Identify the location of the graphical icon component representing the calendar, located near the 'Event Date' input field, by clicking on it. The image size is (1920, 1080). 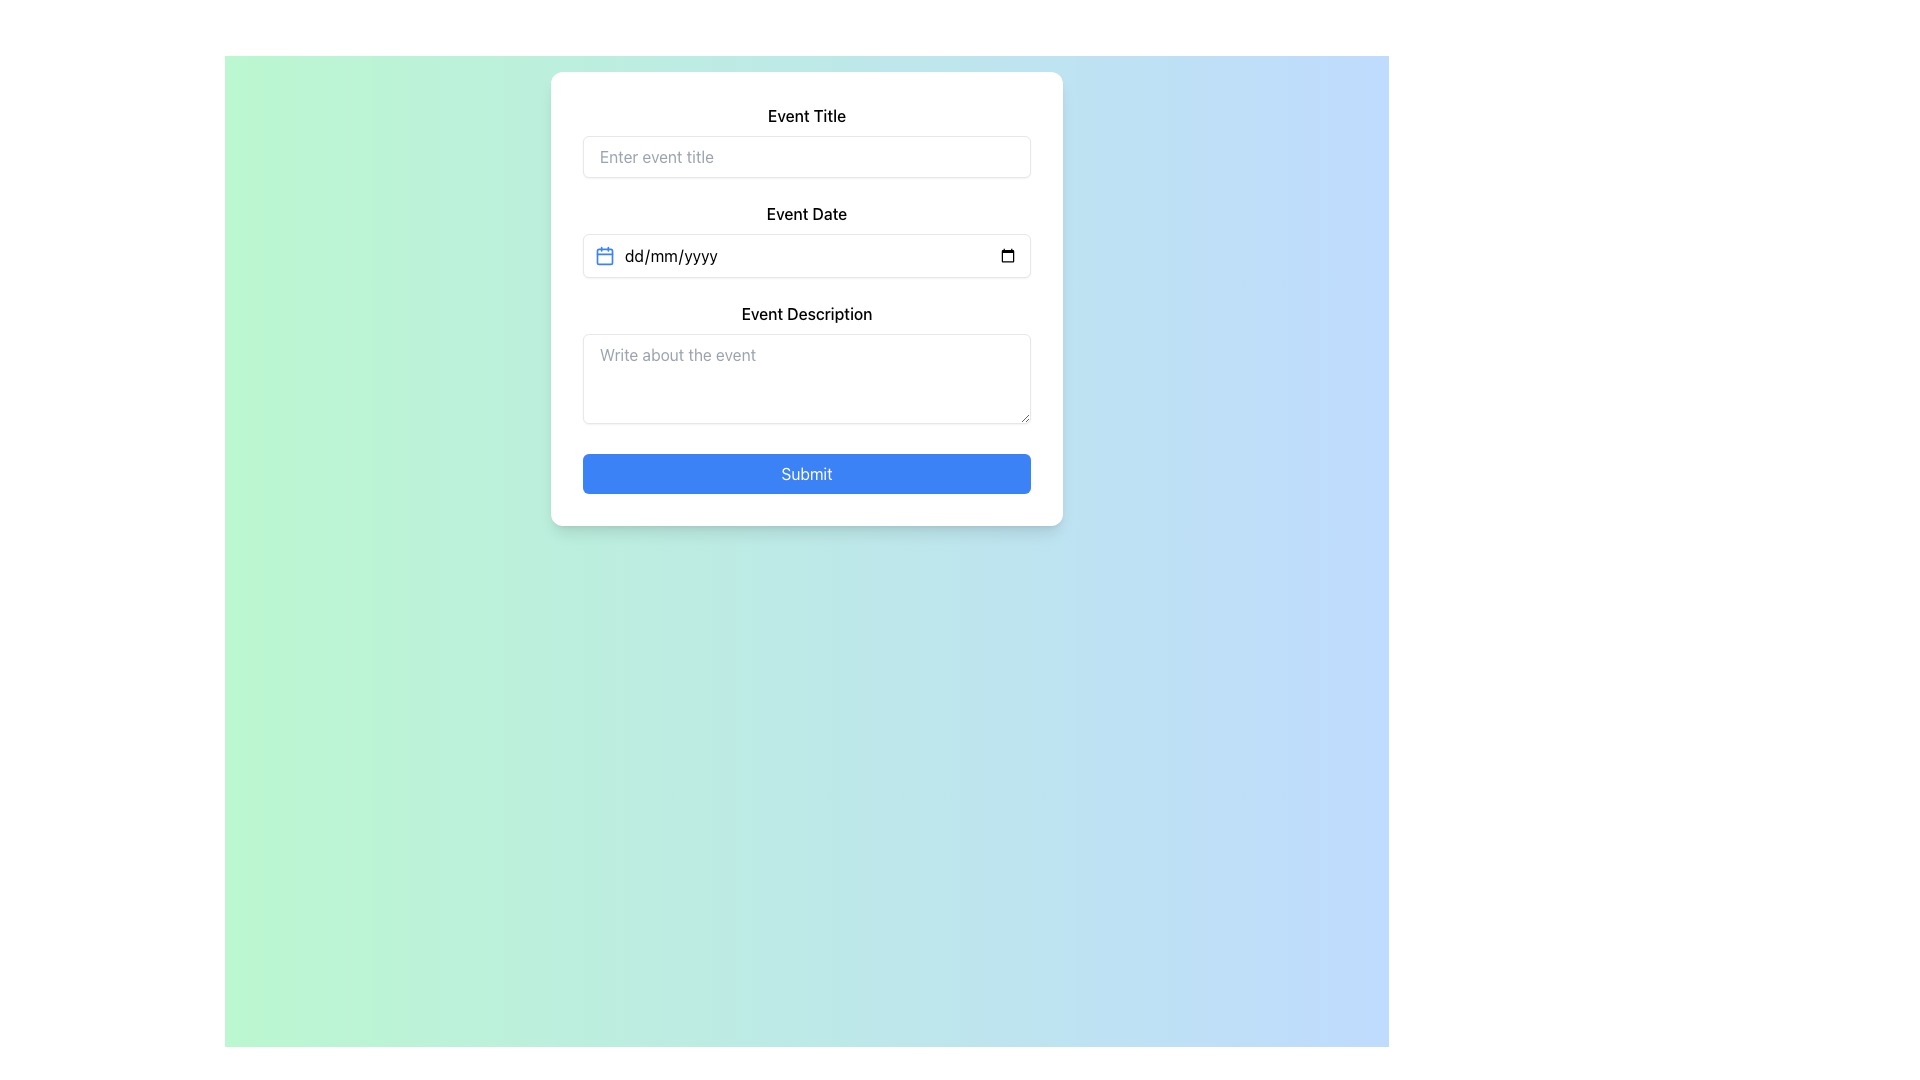
(603, 254).